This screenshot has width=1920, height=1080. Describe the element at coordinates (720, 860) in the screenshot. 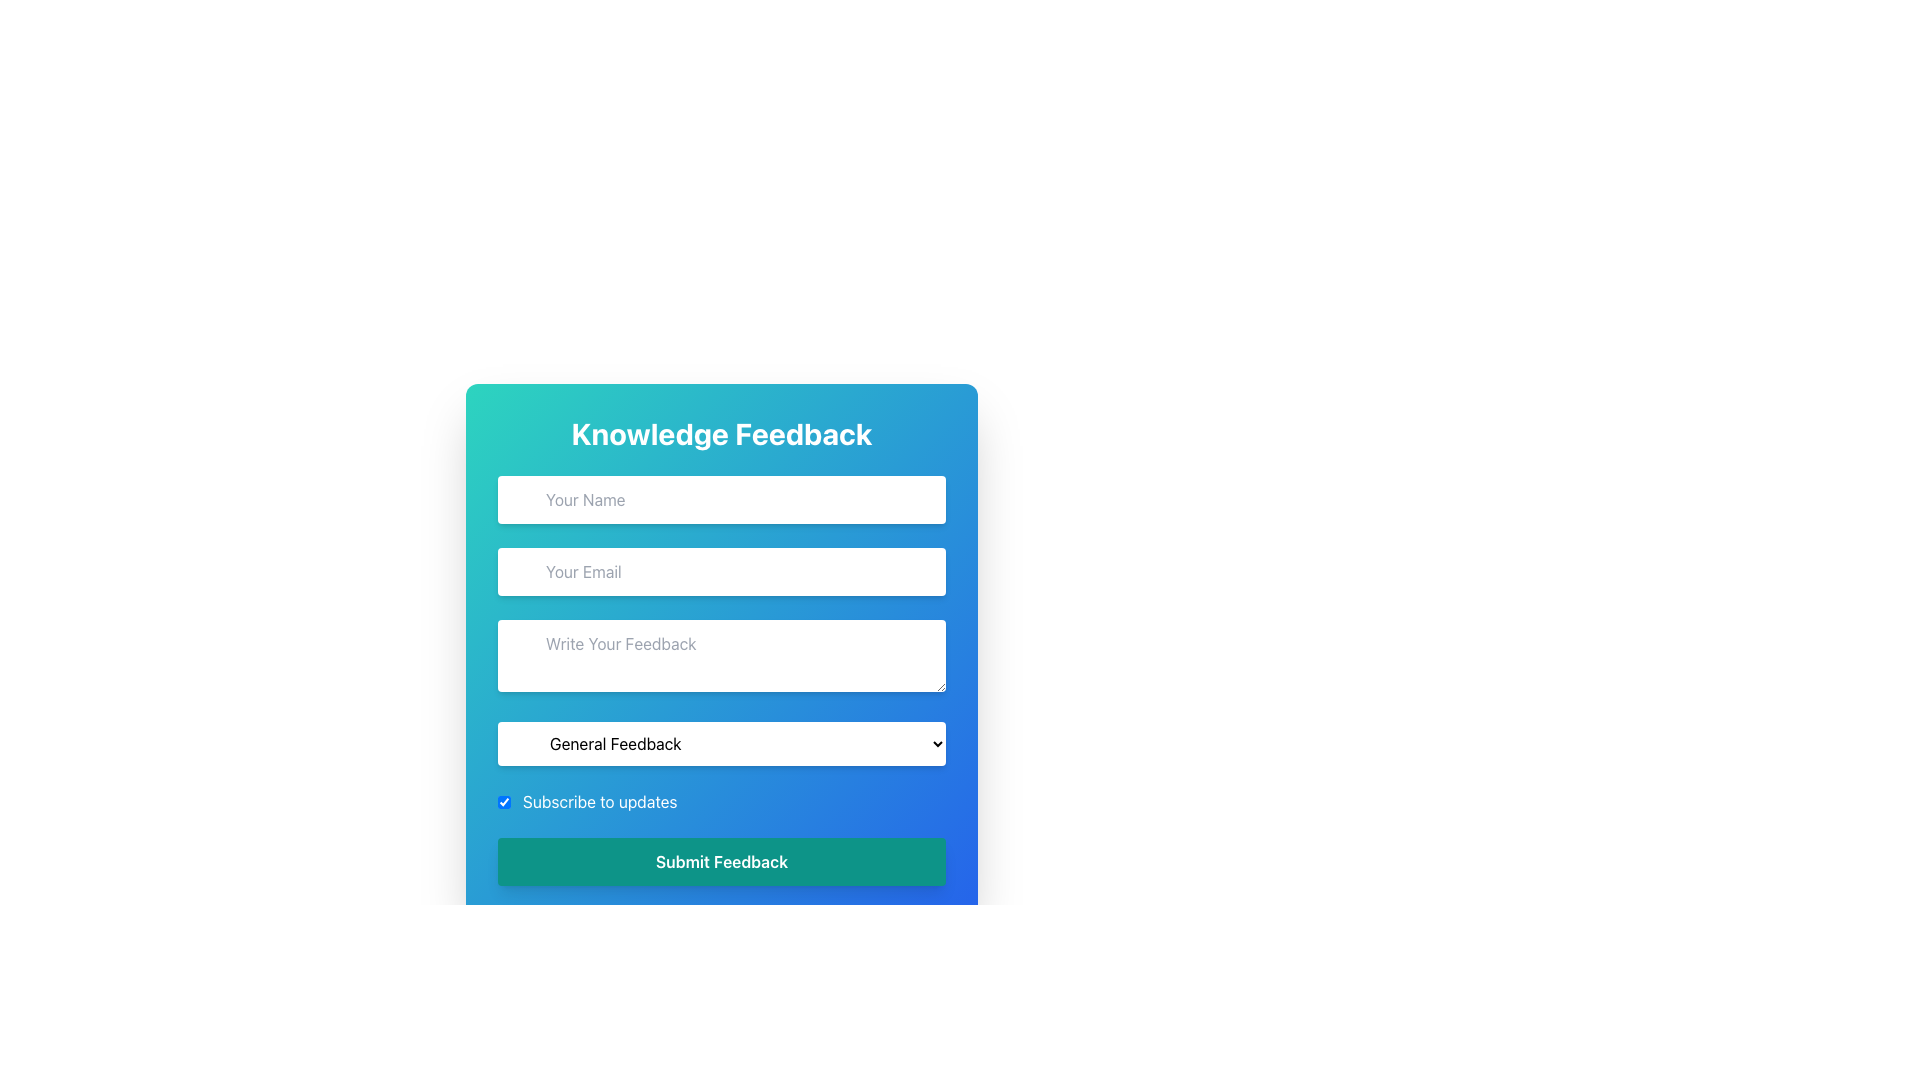

I see `the feedback submission button located below the 'Subscribe to updates' checkbox to observe visual styling changes` at that location.